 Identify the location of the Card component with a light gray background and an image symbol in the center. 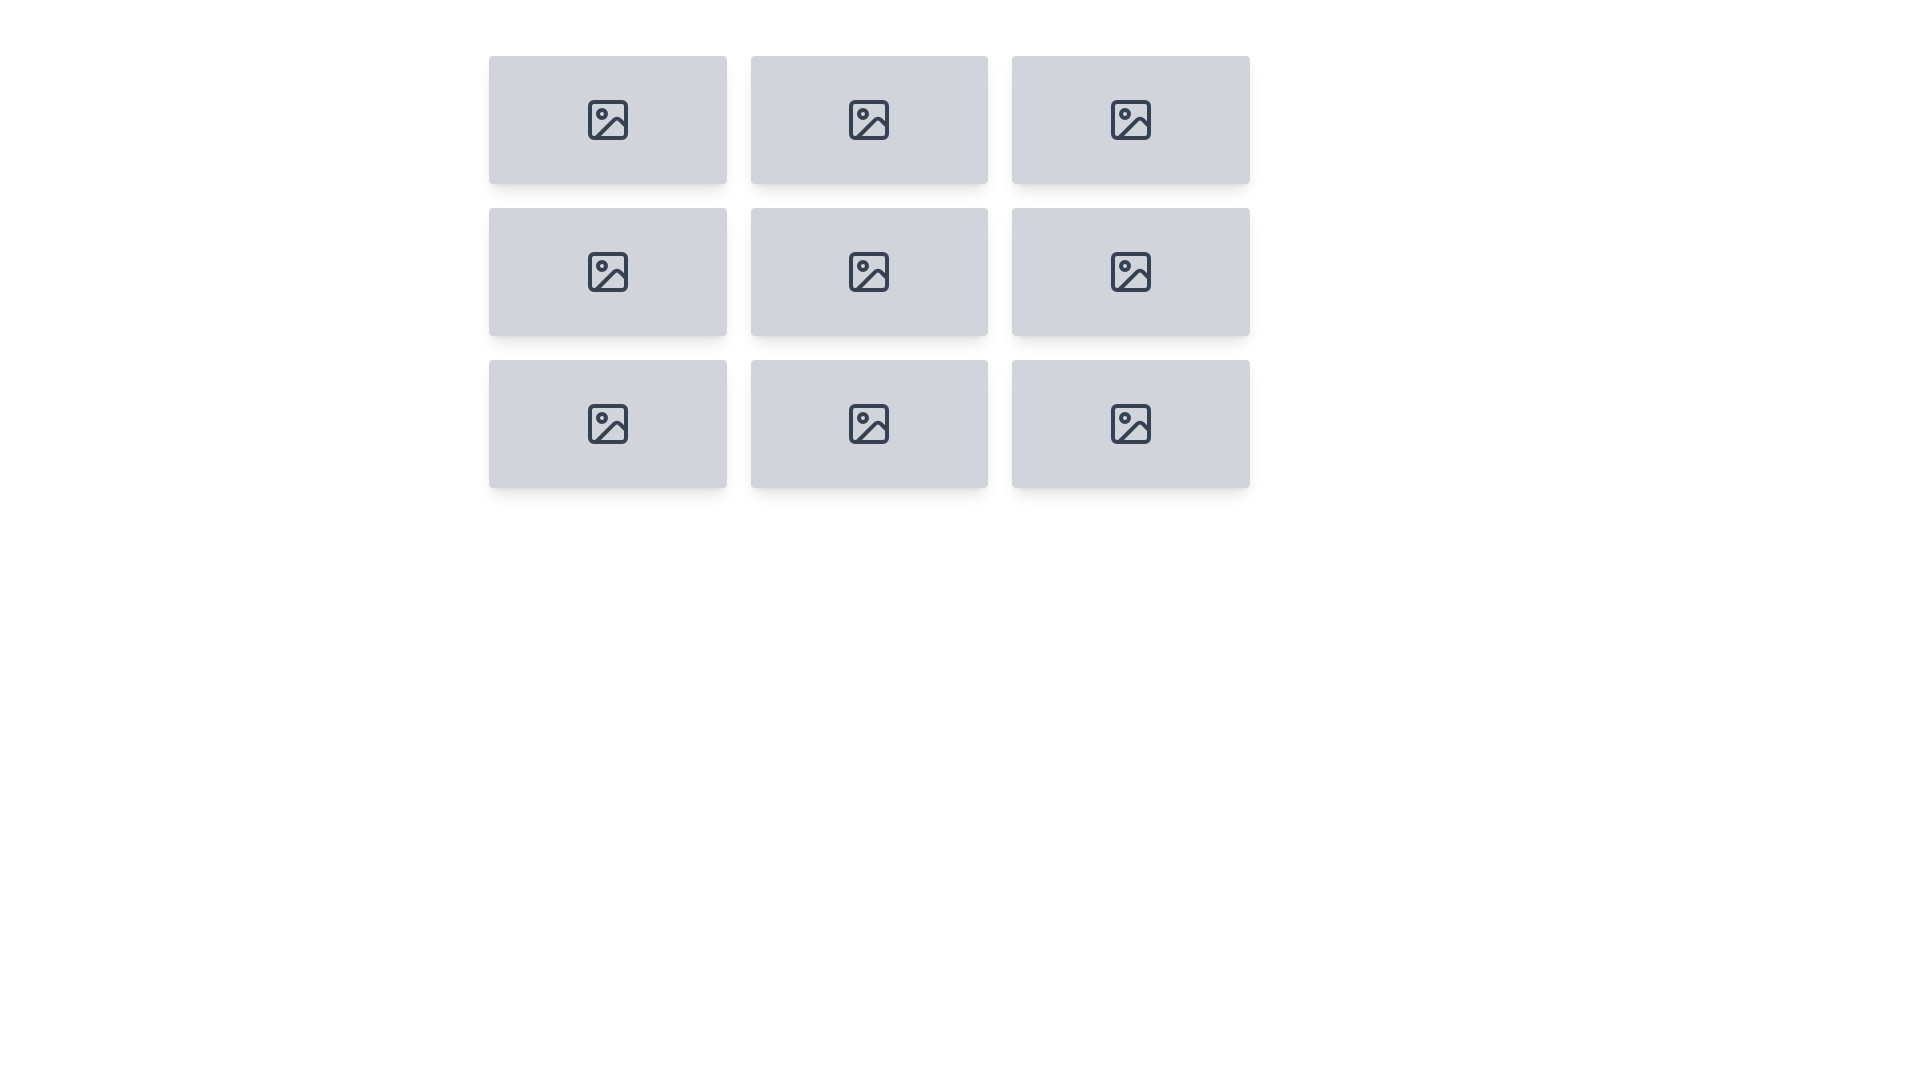
(606, 272).